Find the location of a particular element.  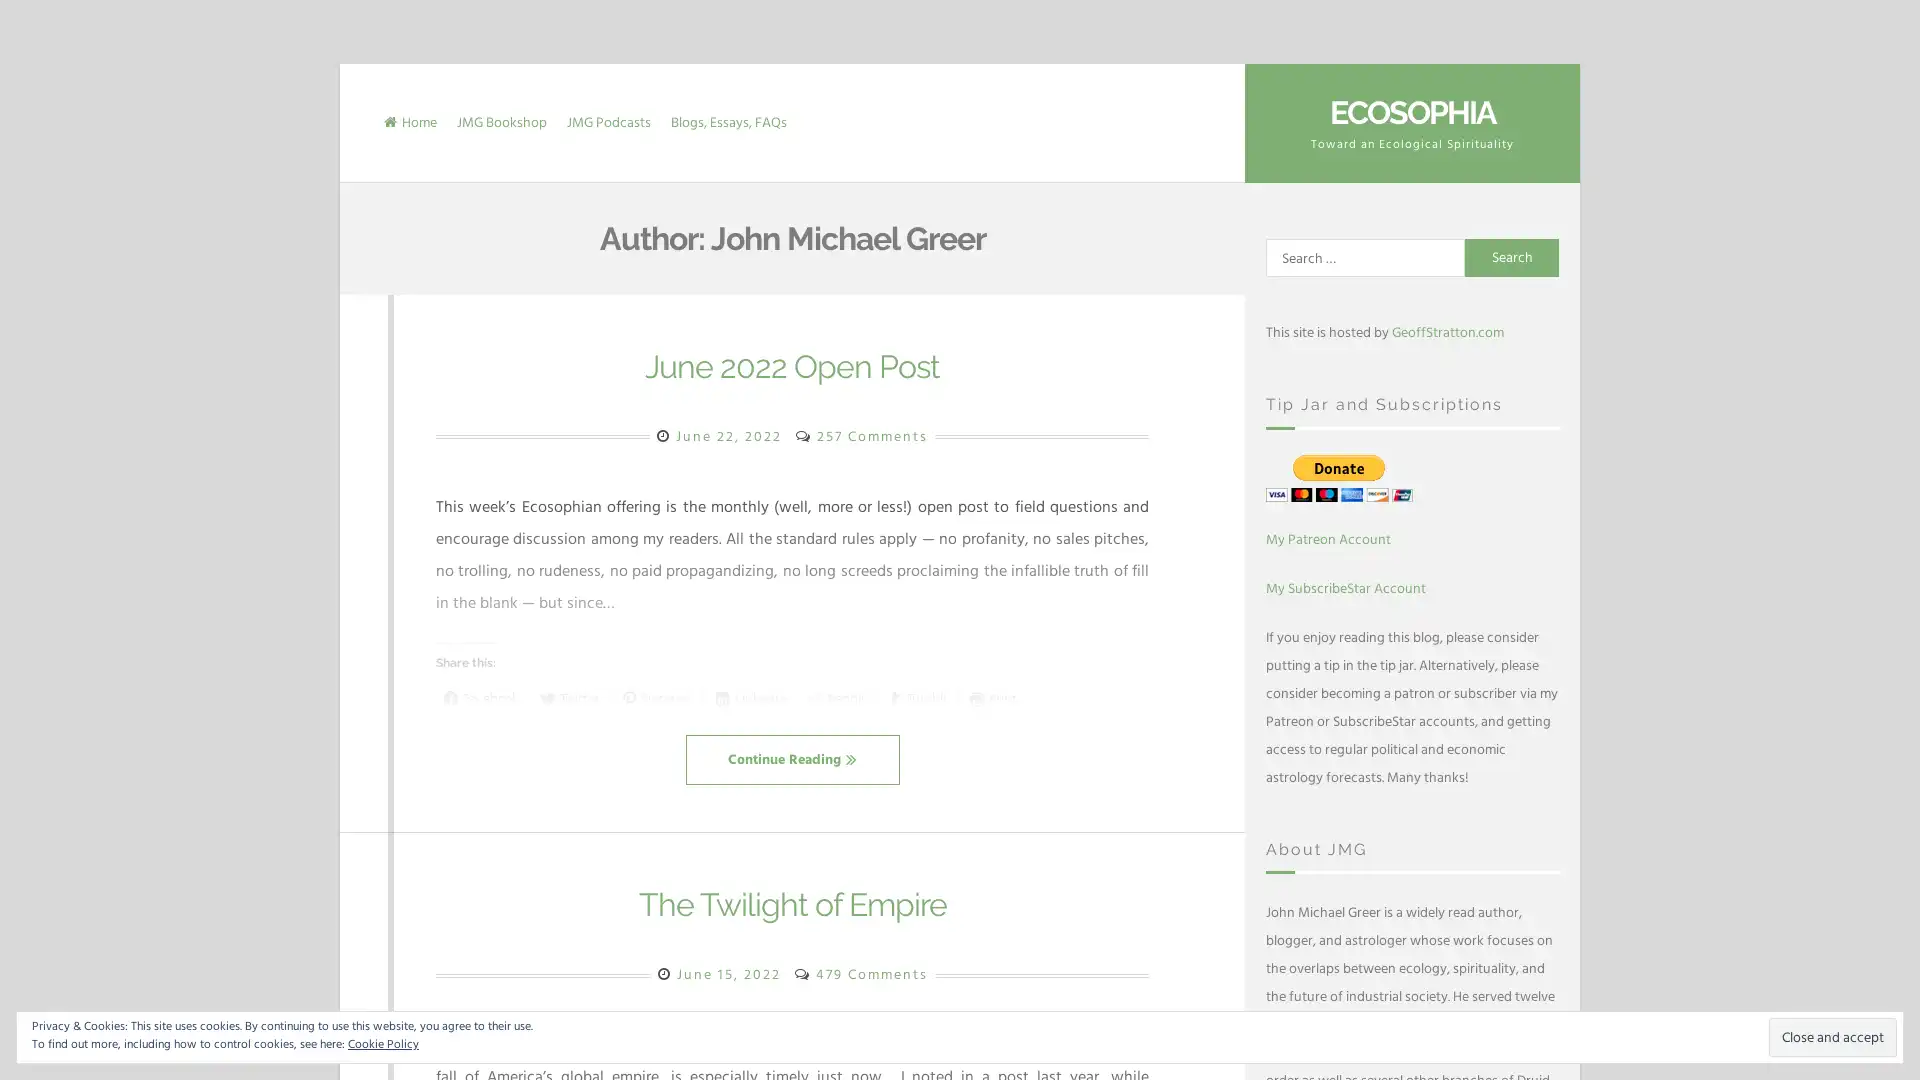

PayPal - The safer, easier way to pay online! is located at coordinates (1339, 477).